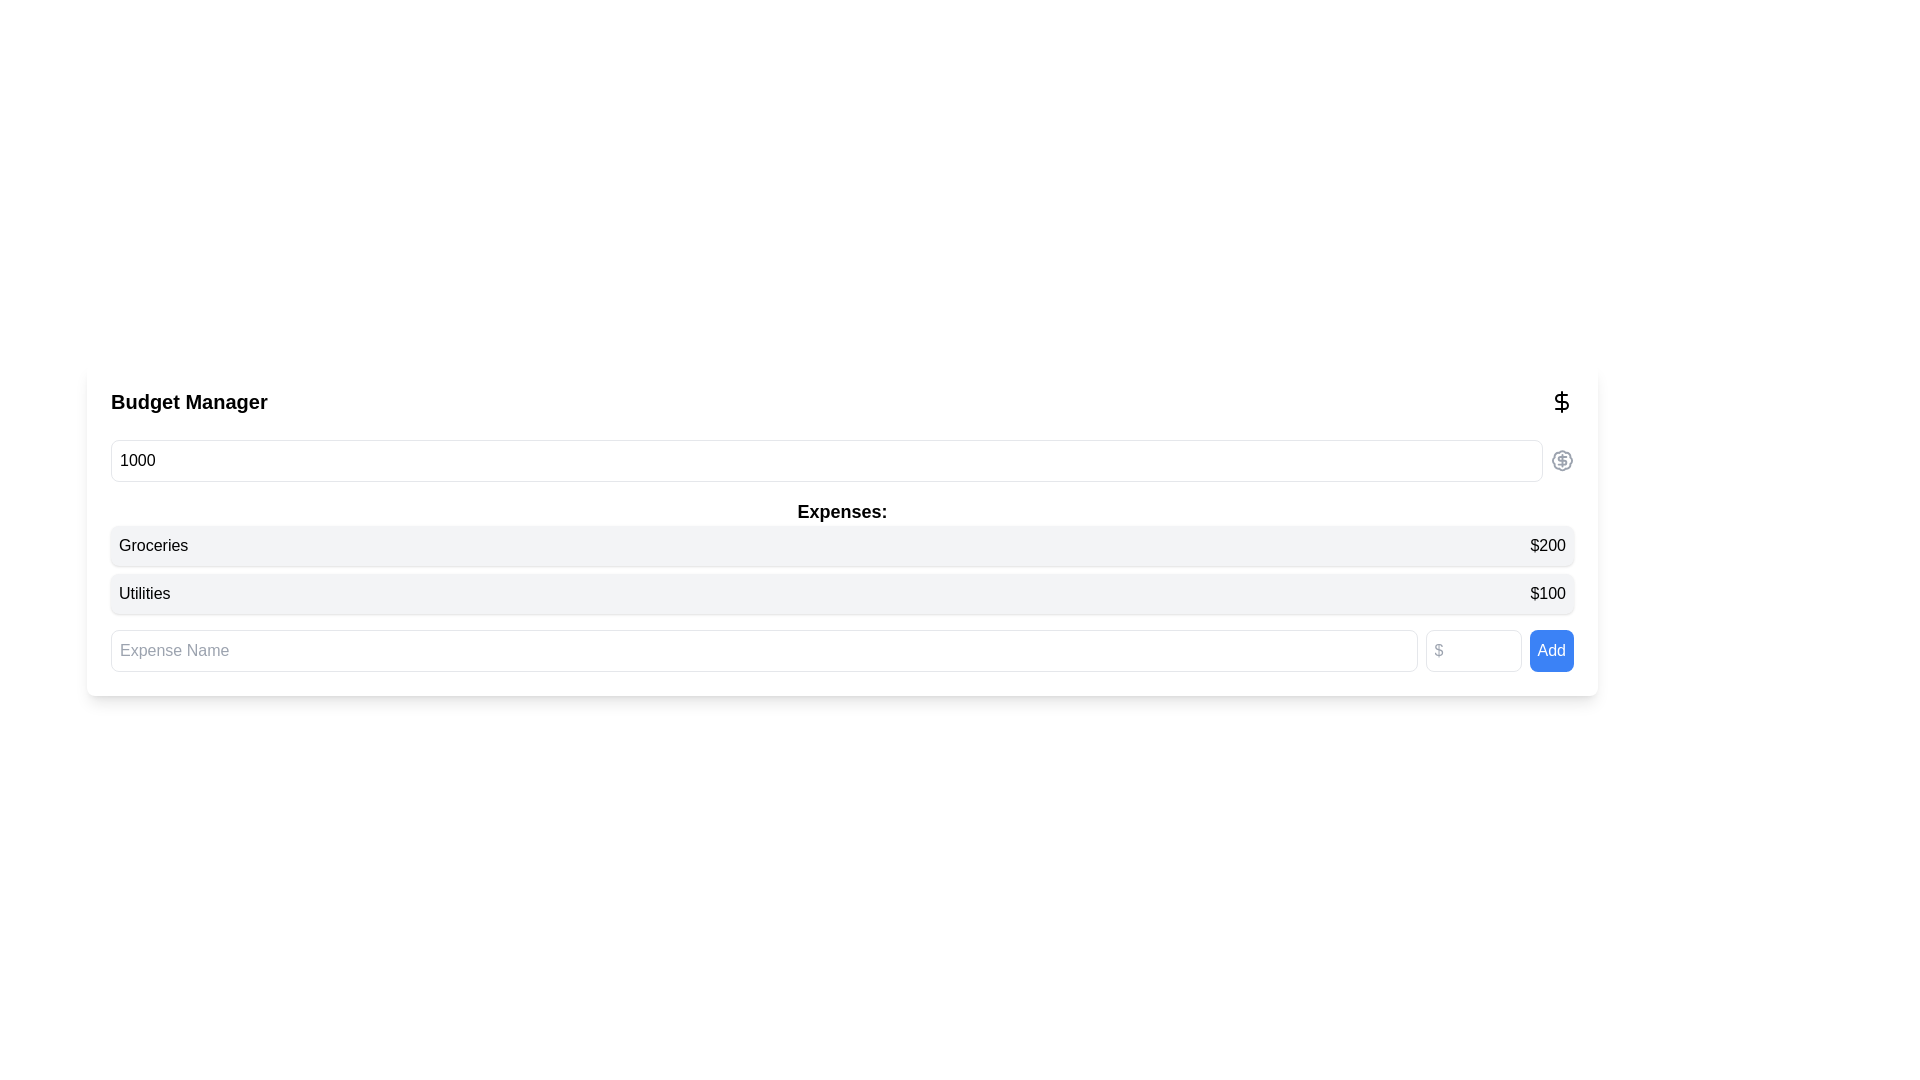  What do you see at coordinates (189, 401) in the screenshot?
I see `the 'Budget Manager' text label, which is a prominent heading in bold and extra-large font located in the header on the left side of the interface` at bounding box center [189, 401].